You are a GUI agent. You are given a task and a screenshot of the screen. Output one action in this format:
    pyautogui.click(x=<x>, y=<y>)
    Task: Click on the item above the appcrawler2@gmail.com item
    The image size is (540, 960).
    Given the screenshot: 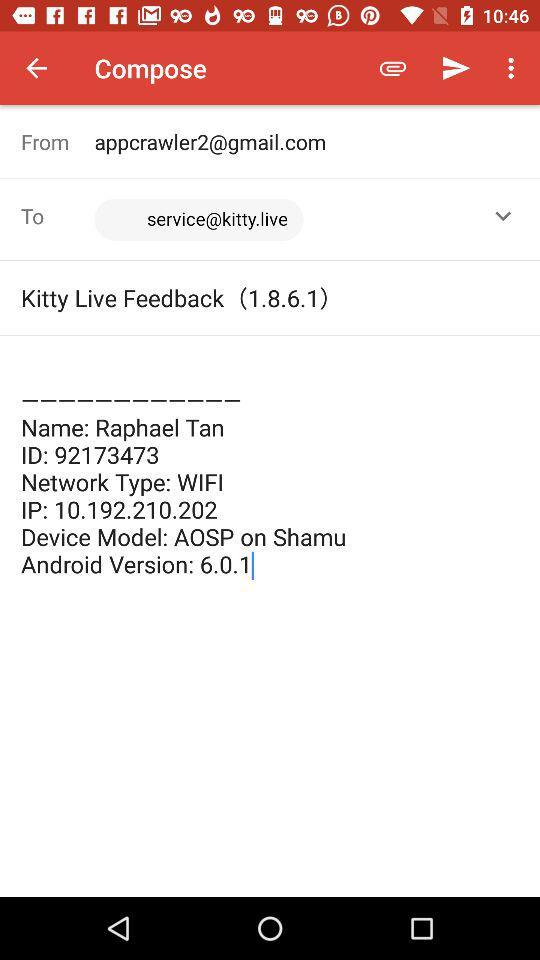 What is the action you would take?
    pyautogui.click(x=455, y=68)
    